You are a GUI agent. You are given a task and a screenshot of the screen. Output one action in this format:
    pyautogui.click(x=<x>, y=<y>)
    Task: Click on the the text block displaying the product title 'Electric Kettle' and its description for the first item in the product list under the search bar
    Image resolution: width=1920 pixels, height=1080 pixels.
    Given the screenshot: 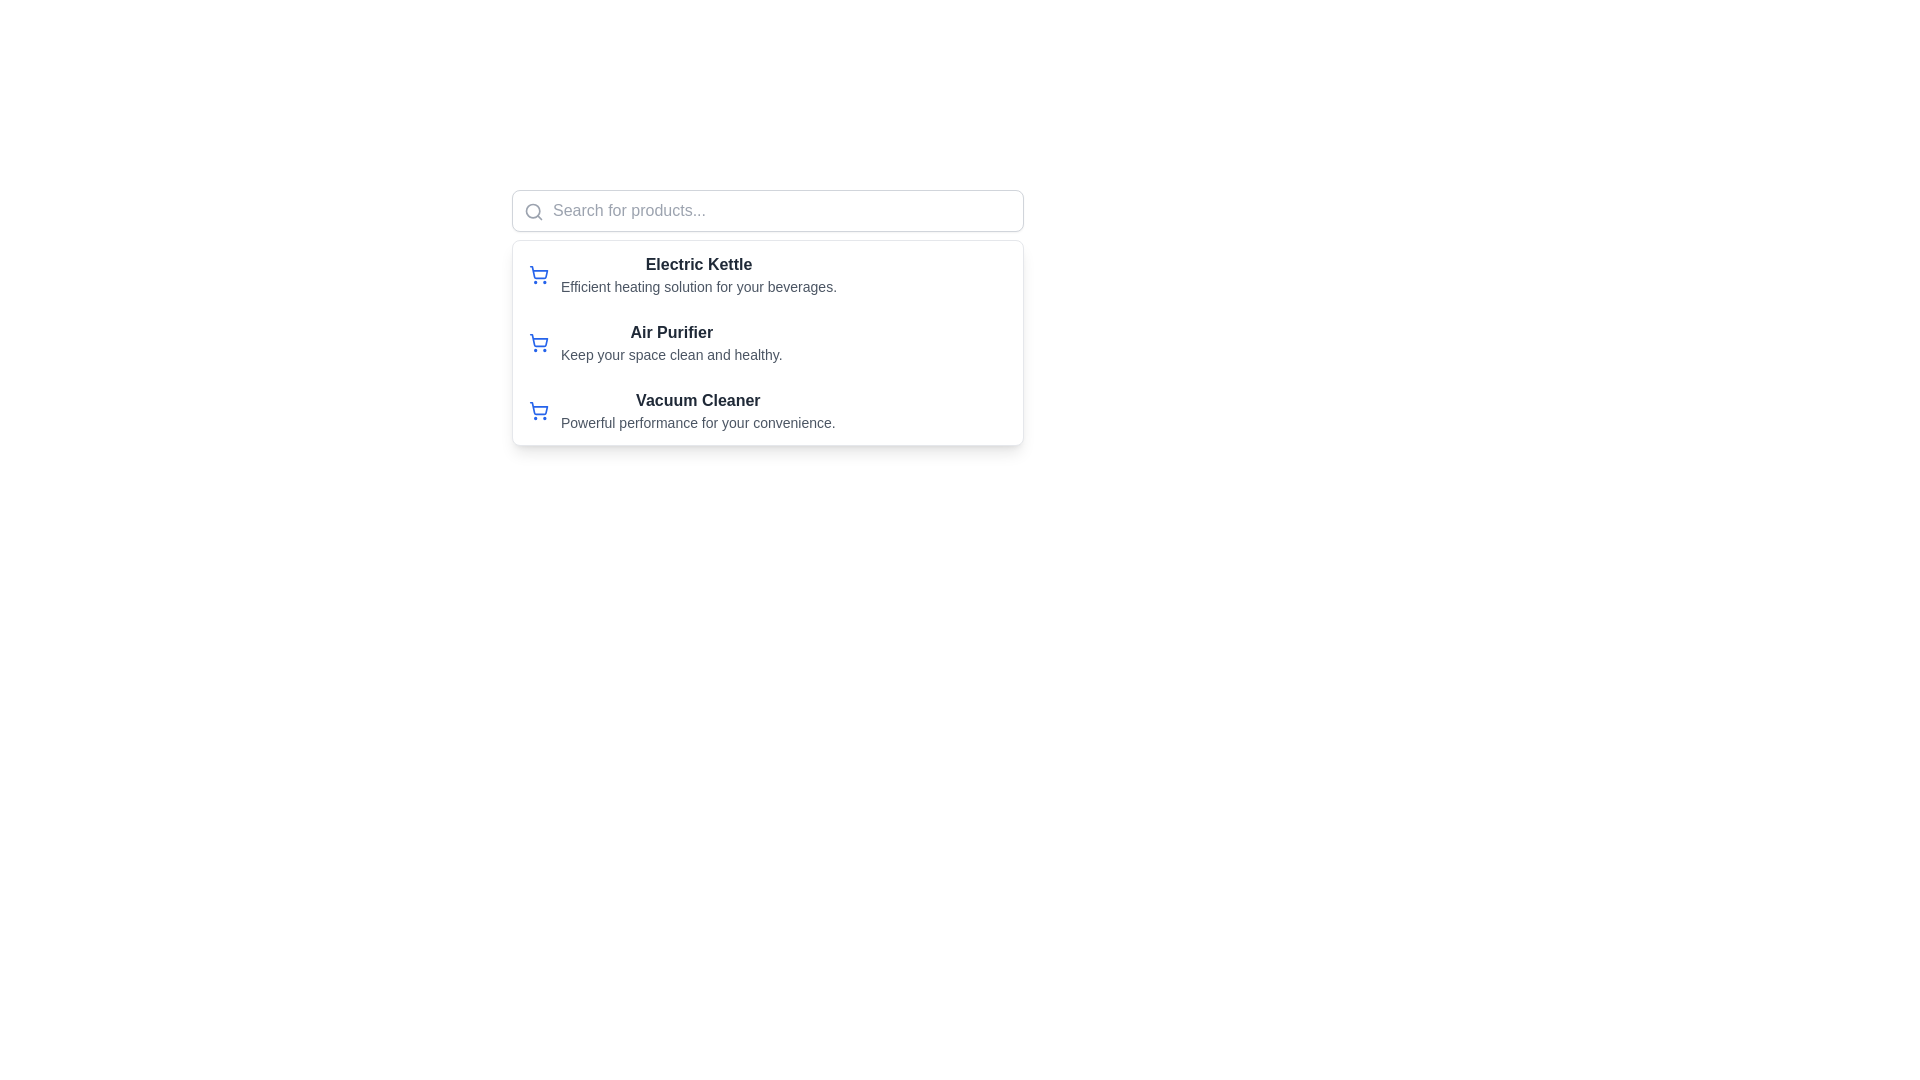 What is the action you would take?
    pyautogui.click(x=699, y=274)
    